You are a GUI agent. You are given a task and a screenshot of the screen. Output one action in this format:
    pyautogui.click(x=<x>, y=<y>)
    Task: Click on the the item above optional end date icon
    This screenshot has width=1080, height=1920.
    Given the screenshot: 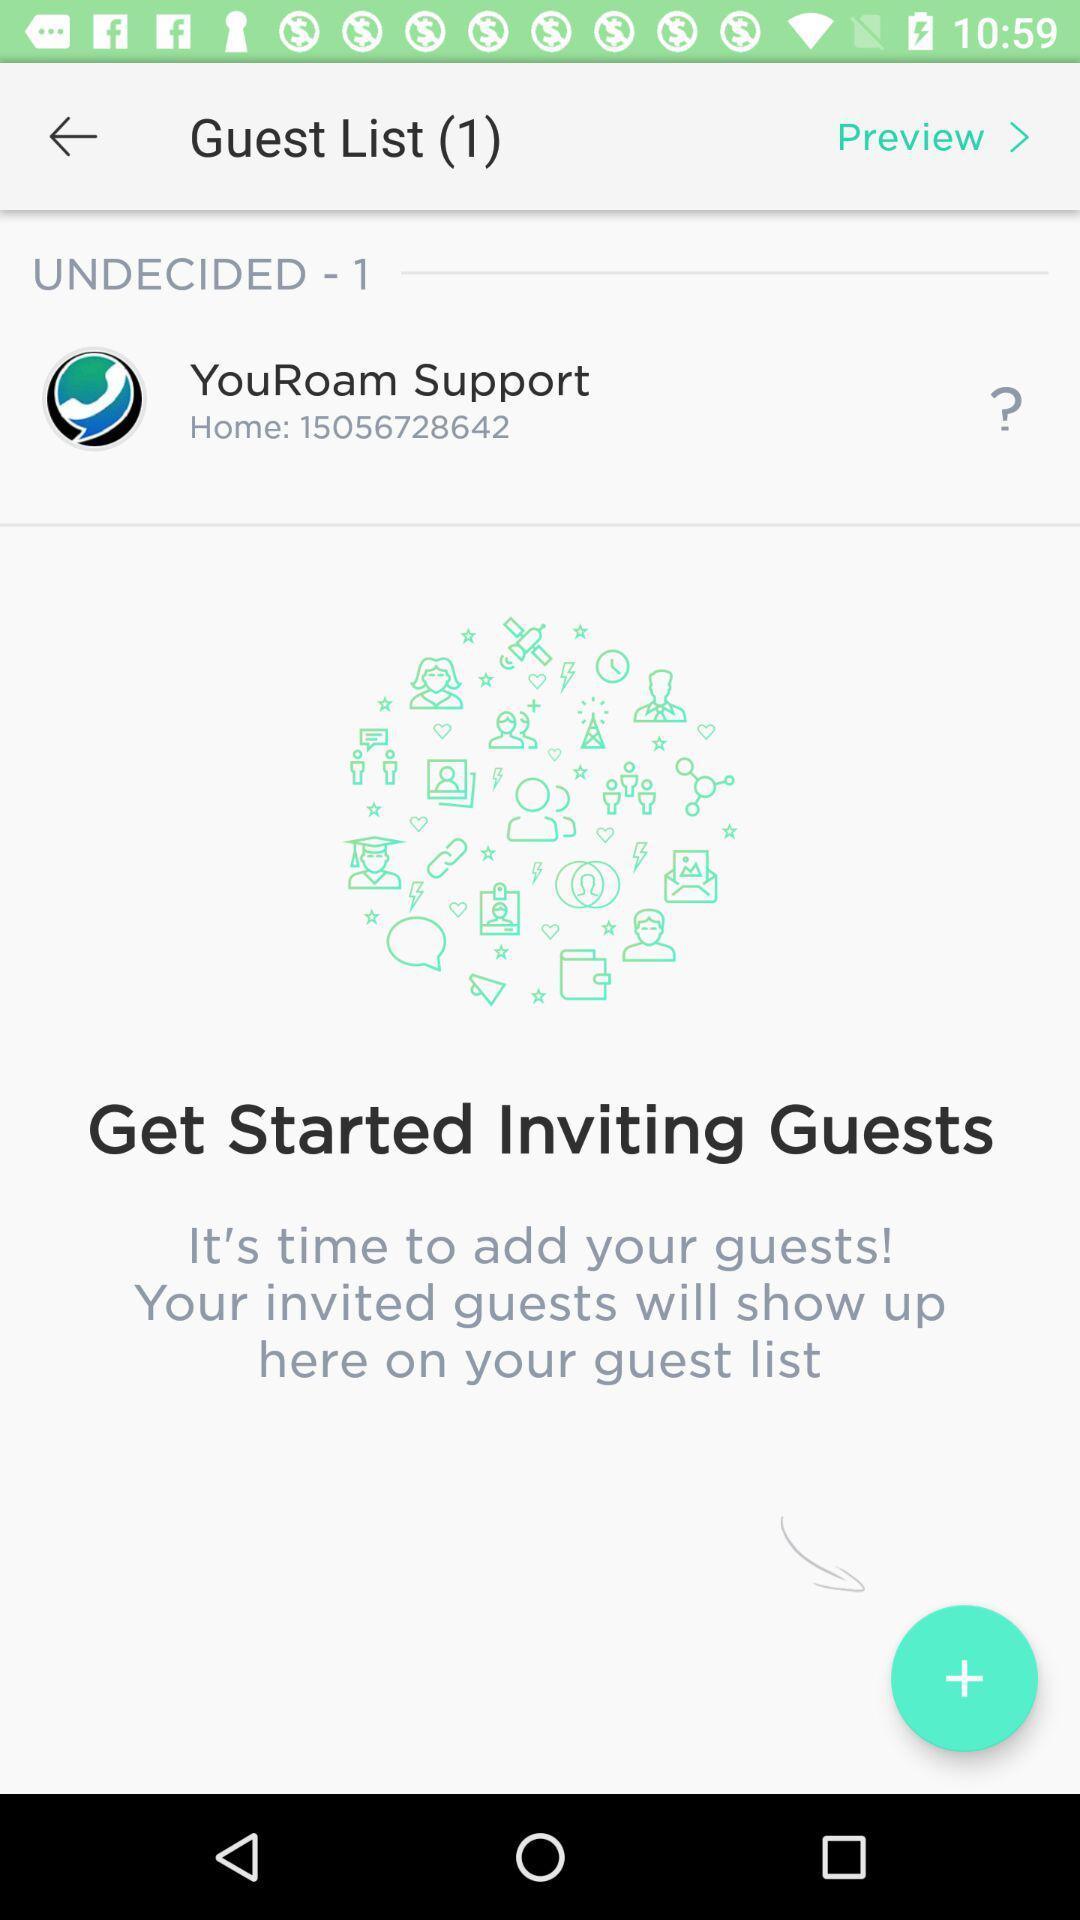 What is the action you would take?
    pyautogui.click(x=540, y=831)
    